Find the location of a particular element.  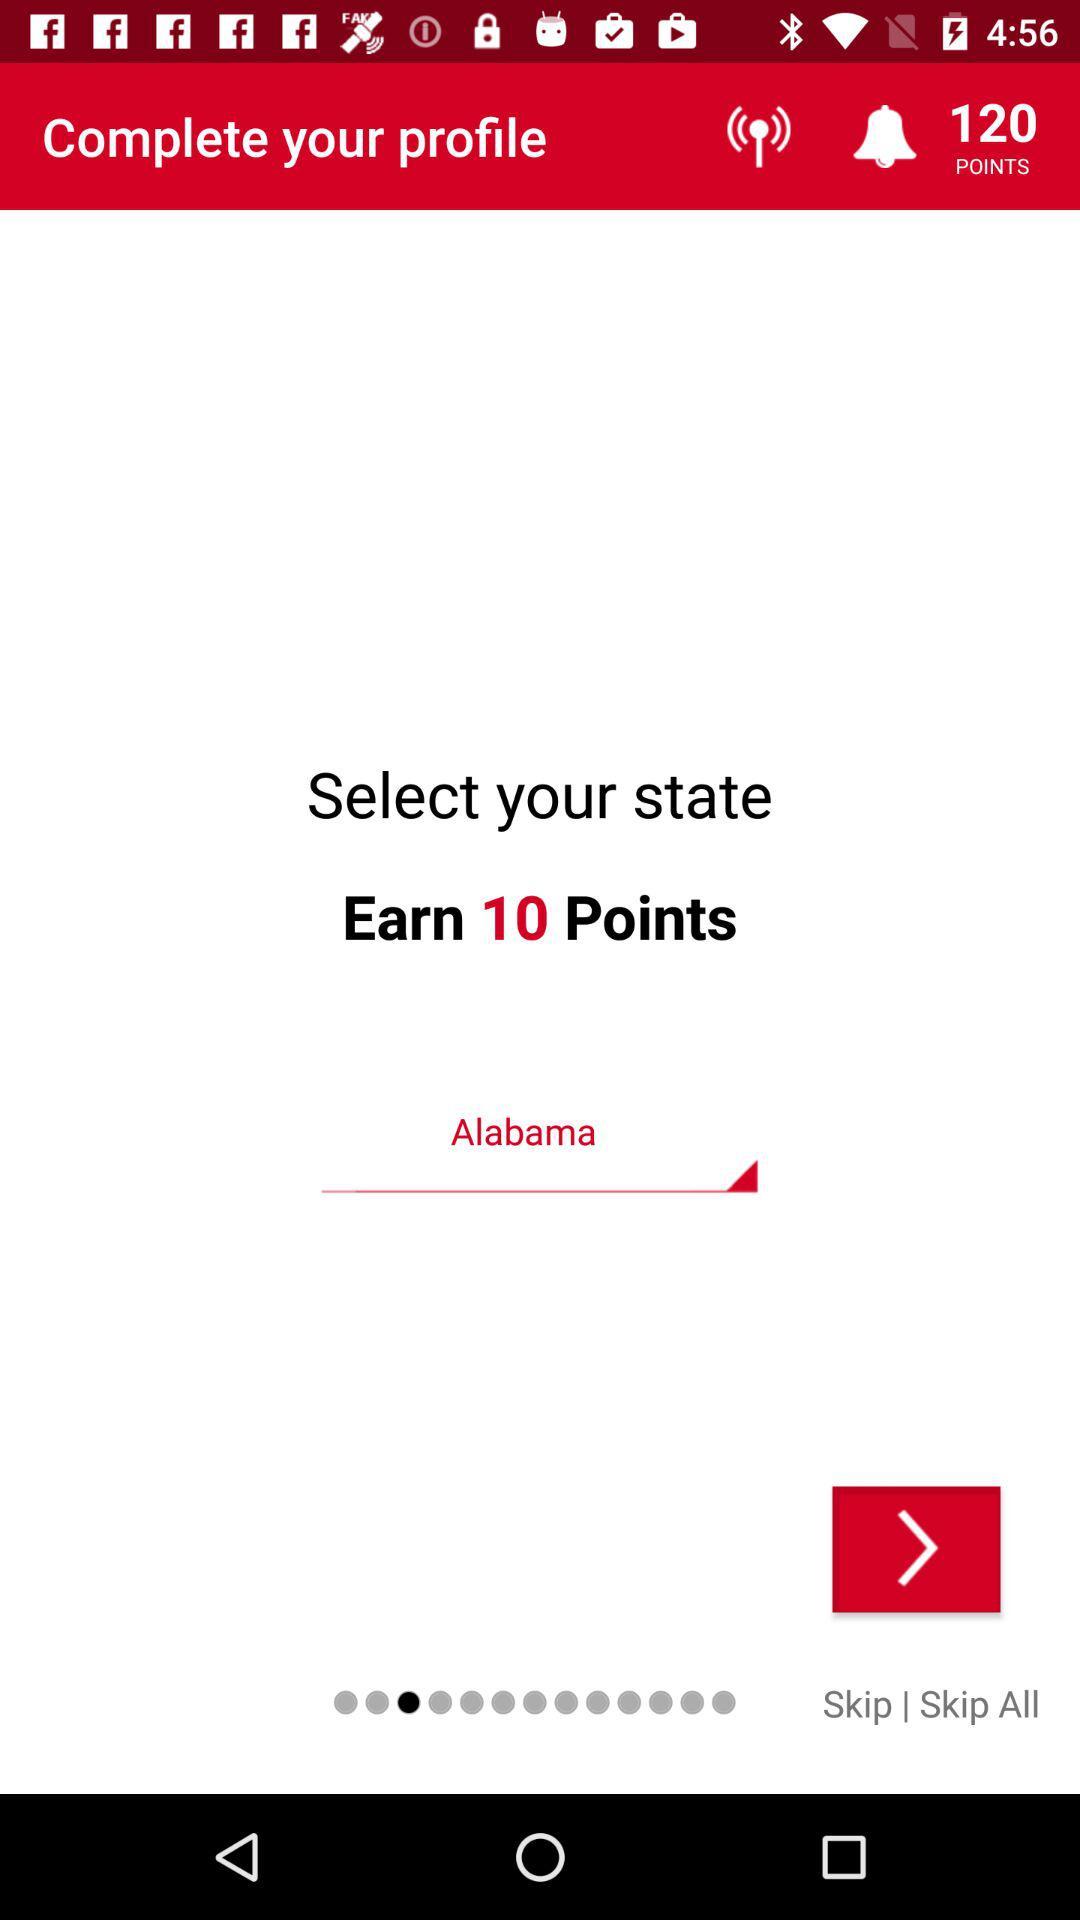

skip all icon is located at coordinates (978, 1702).